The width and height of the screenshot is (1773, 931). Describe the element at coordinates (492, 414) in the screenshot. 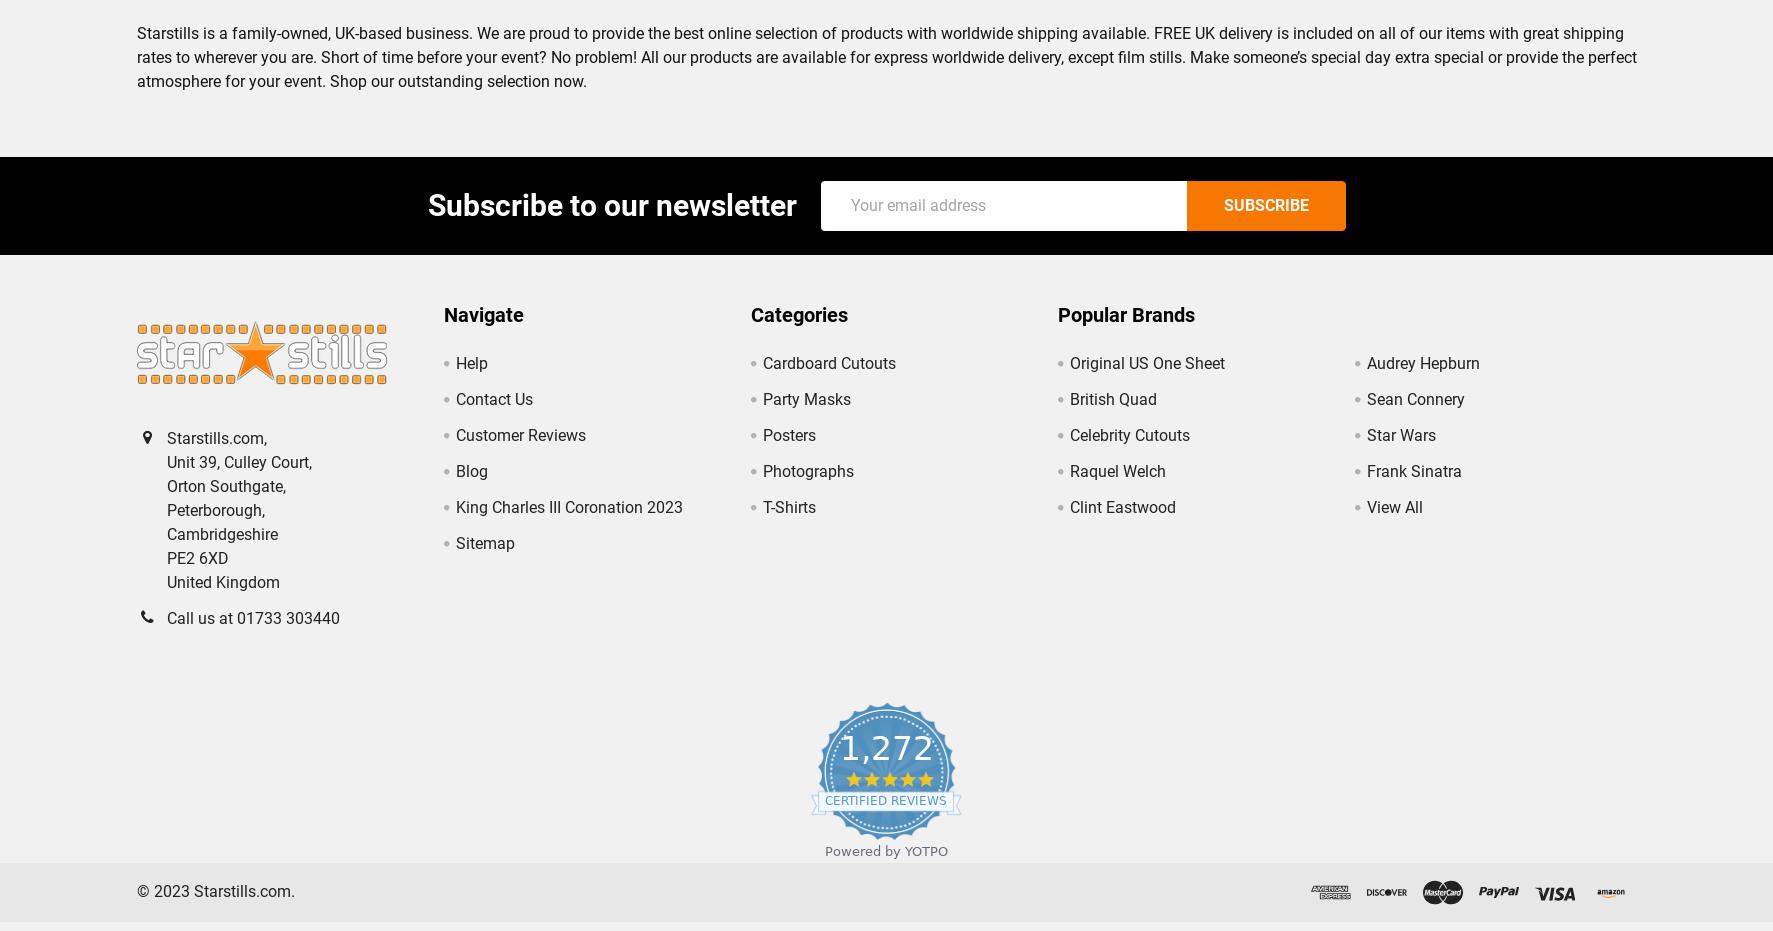

I see `'Contact Us'` at that location.